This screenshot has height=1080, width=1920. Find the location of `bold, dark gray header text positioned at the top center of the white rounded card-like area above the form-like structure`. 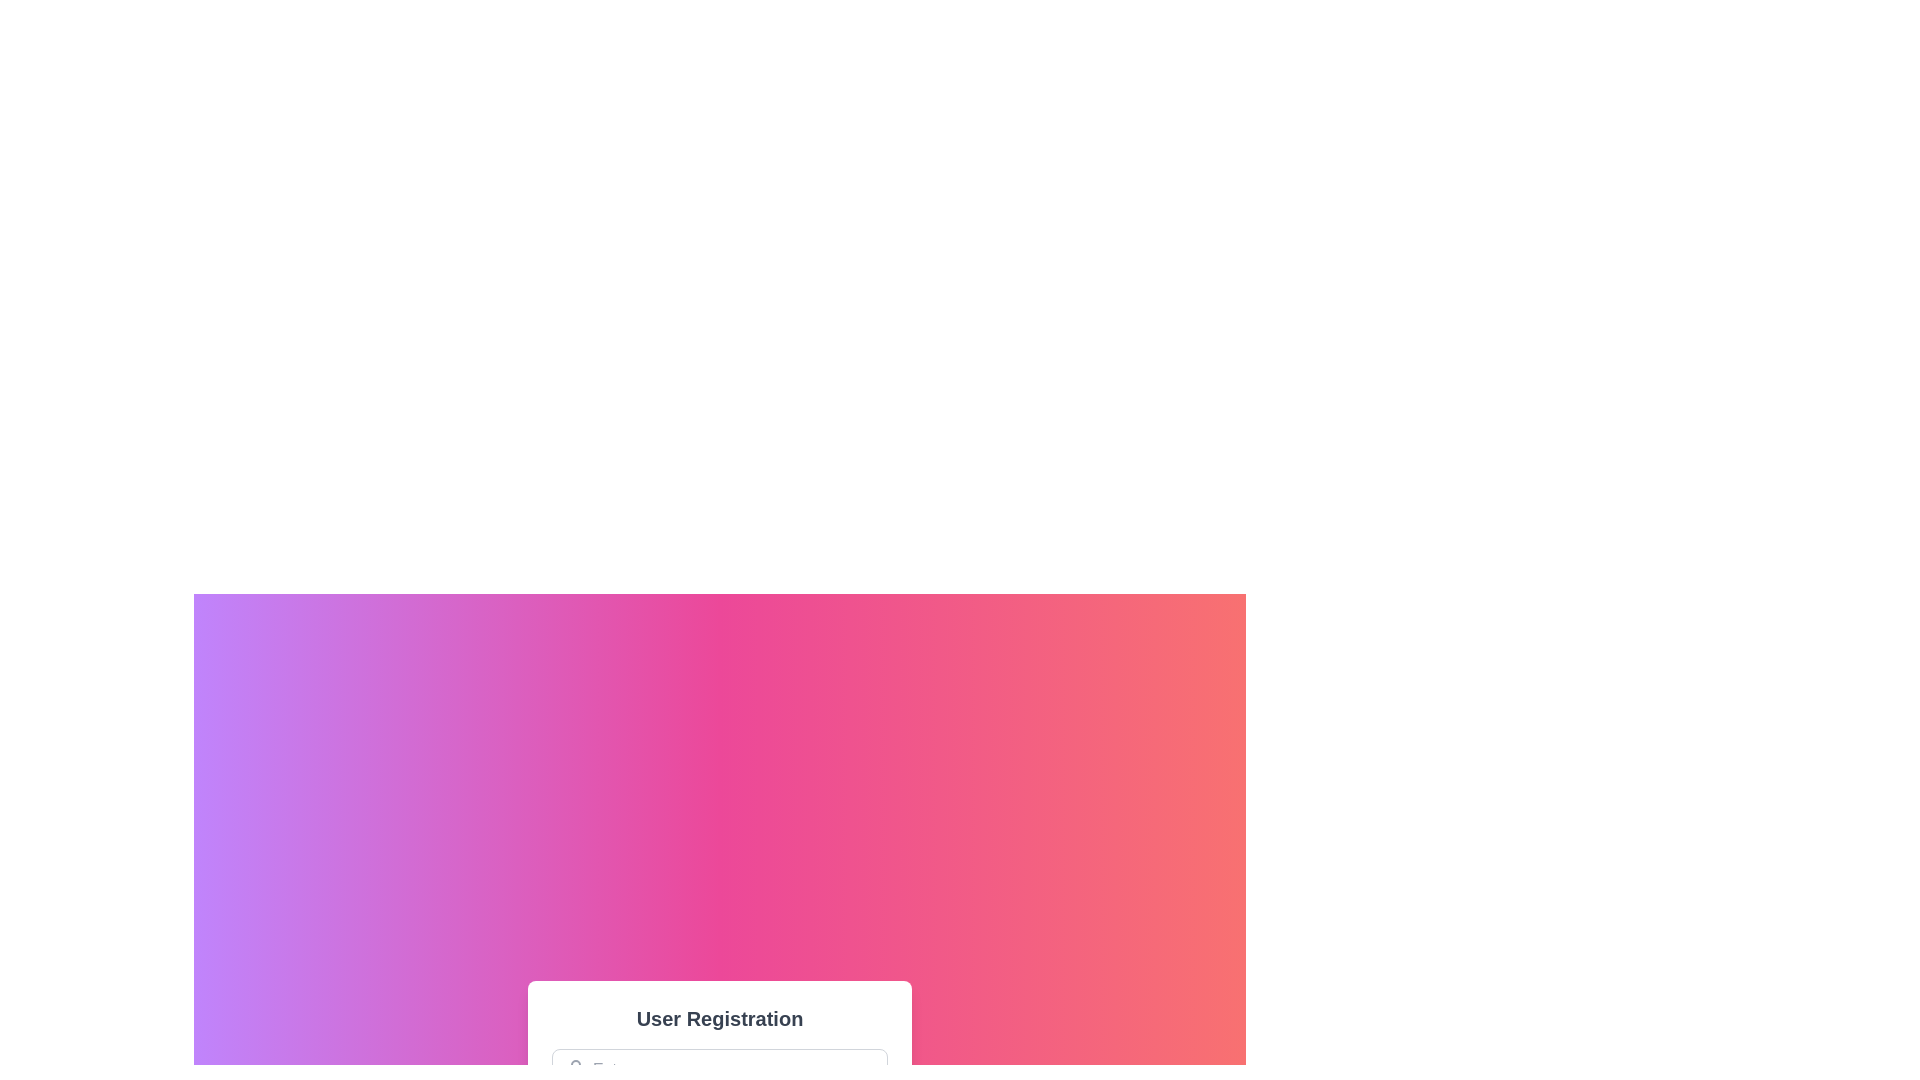

bold, dark gray header text positioned at the top center of the white rounded card-like area above the form-like structure is located at coordinates (720, 1018).